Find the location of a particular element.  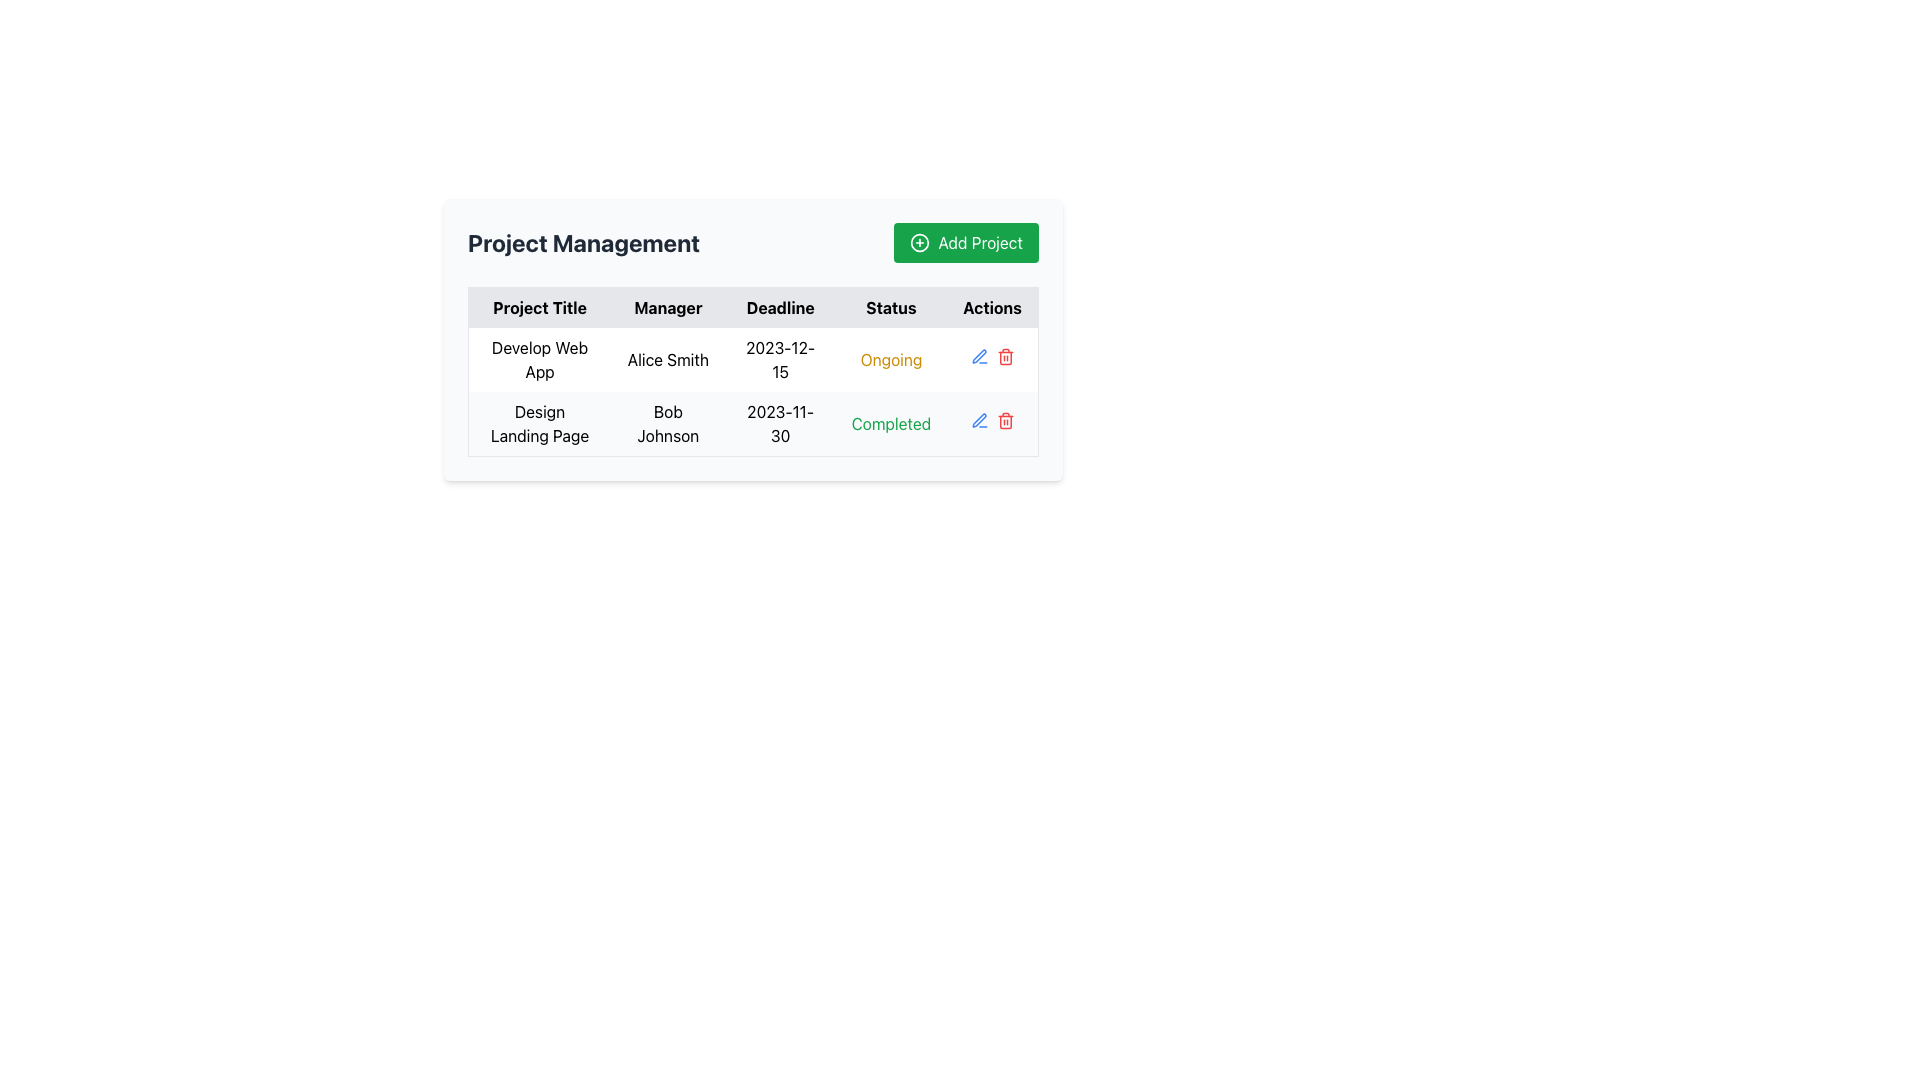

the 'Manager' column header in the table labeled 'Project Management', which is positioned between 'Project Title' and 'Deadline' is located at coordinates (668, 307).